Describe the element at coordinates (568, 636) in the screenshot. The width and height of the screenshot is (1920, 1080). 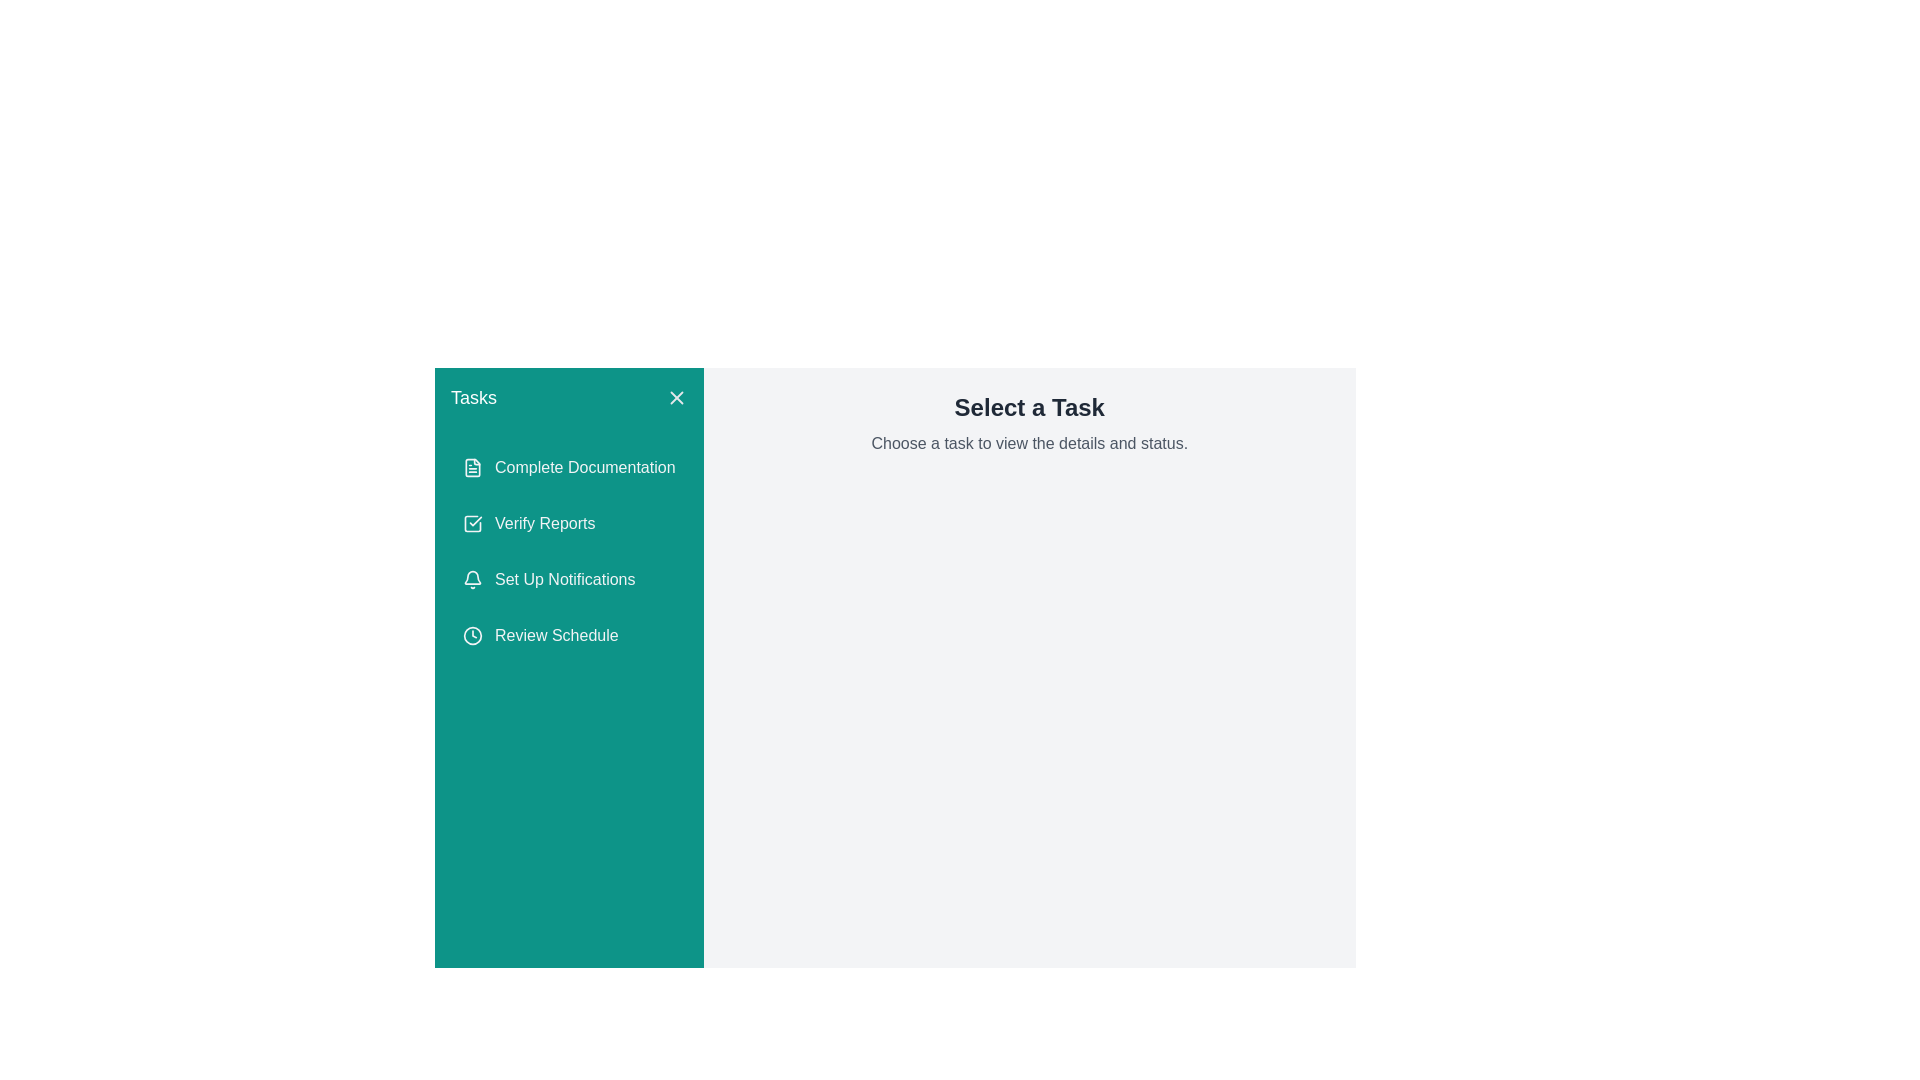
I see `the 'Review Schedule' button` at that location.